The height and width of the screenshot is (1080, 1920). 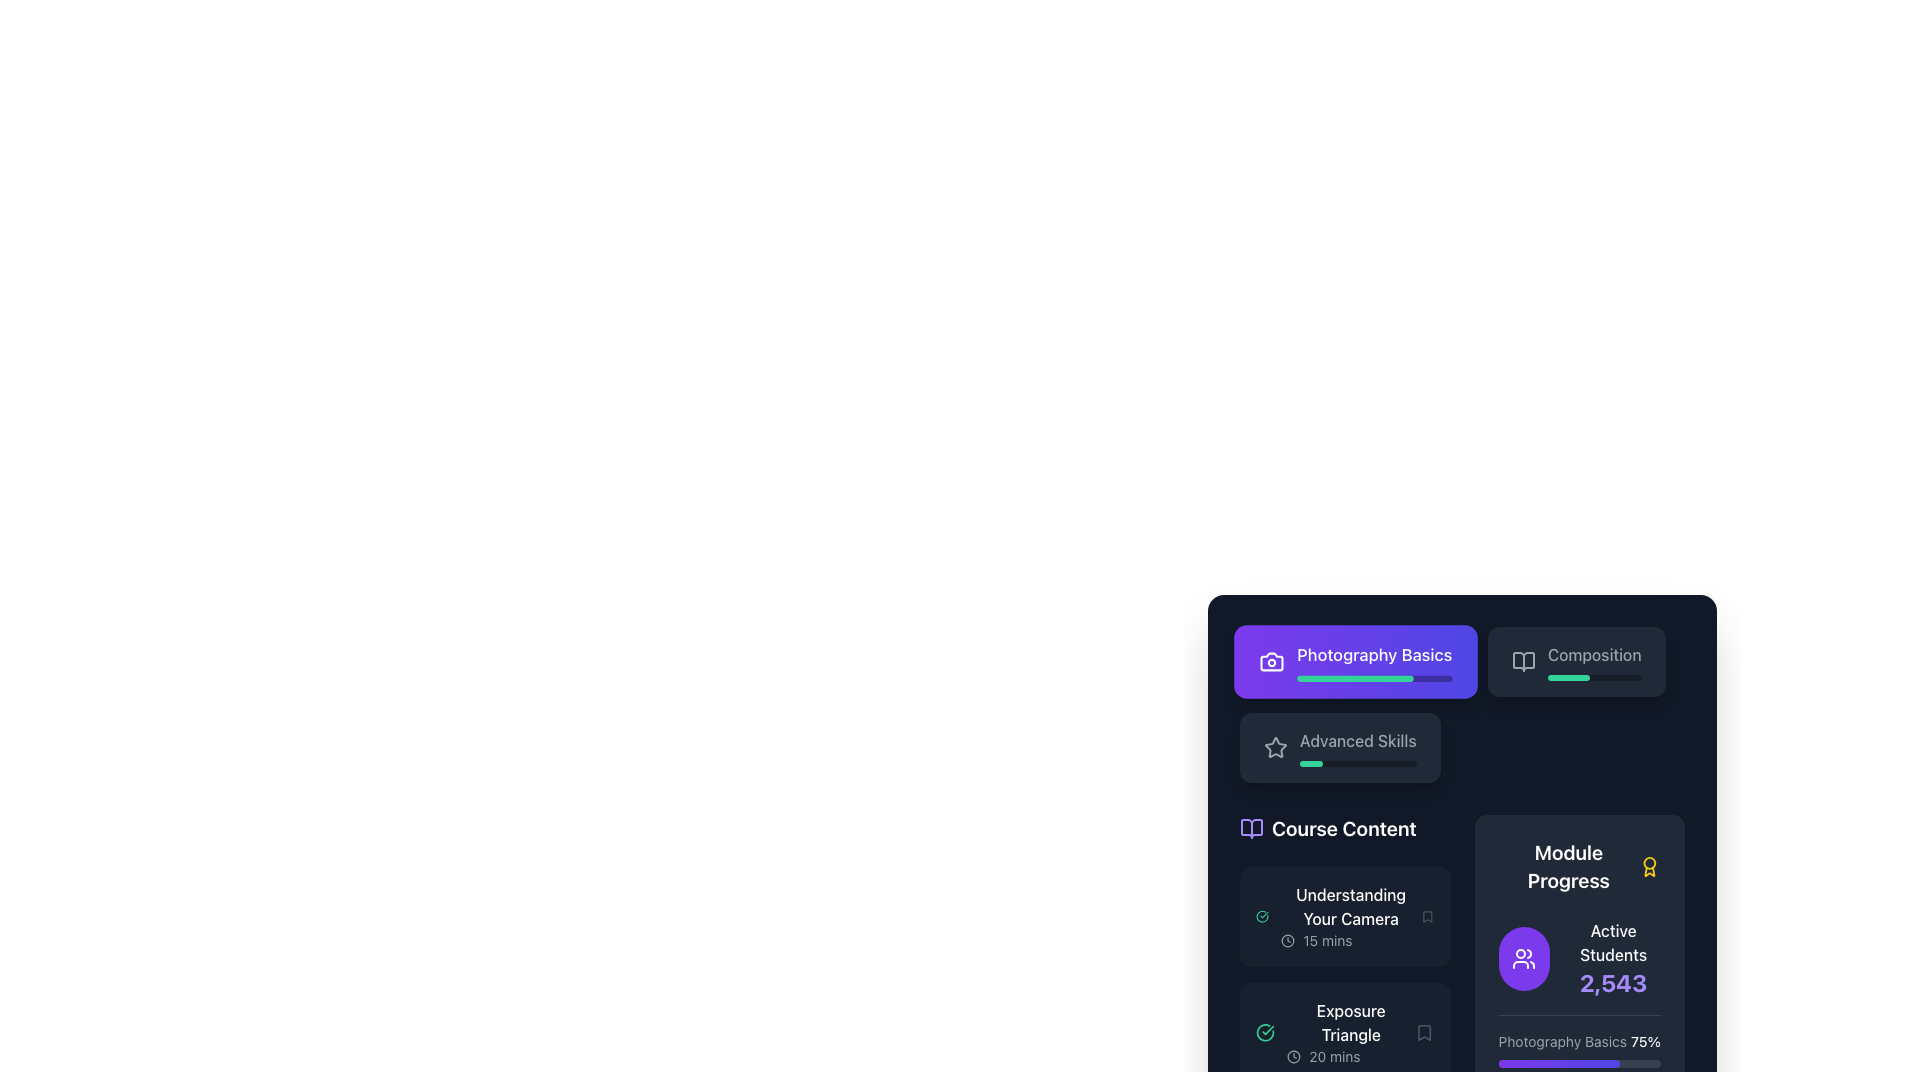 I want to click on the progress representation of the Progress Bar located below the 'Composition' text in the 'Photography Basics' interface, so click(x=1593, y=677).